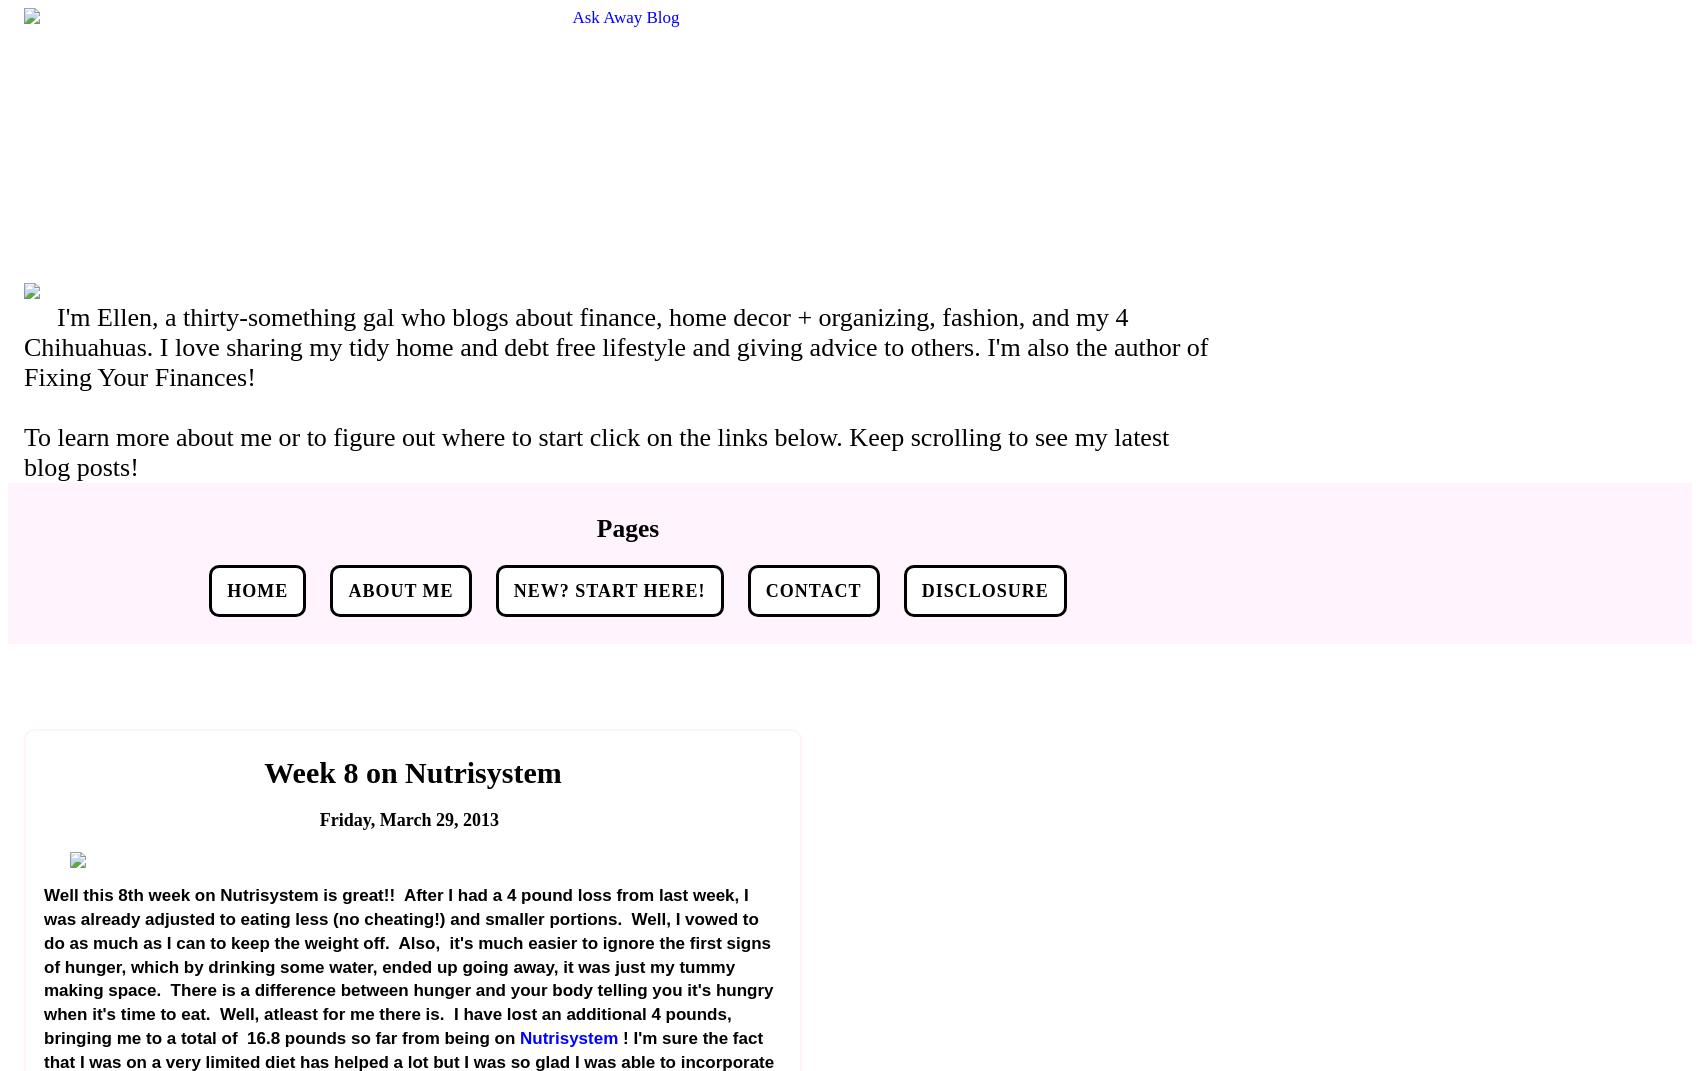  What do you see at coordinates (264, 771) in the screenshot?
I see `'Week 8 on Nutrisystem'` at bounding box center [264, 771].